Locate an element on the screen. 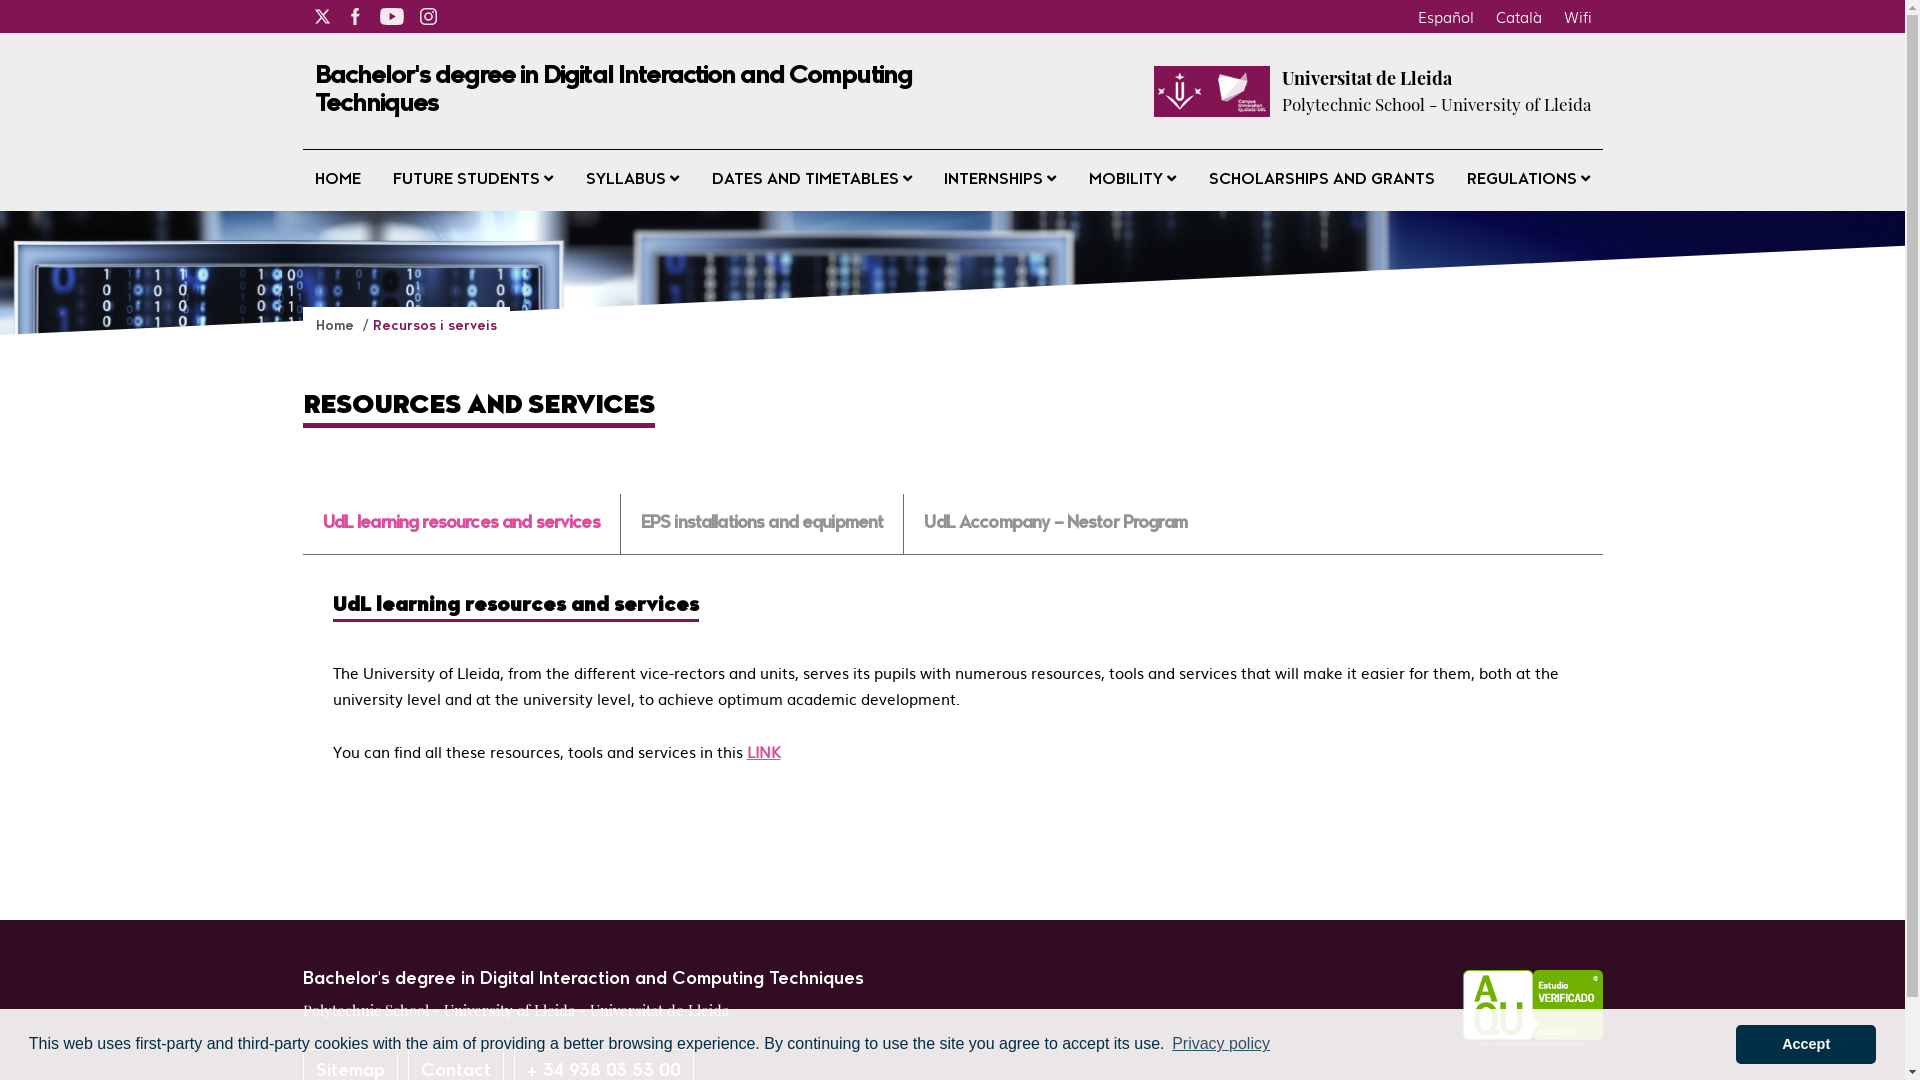 Image resolution: width=1920 pixels, height=1080 pixels. 'SCHOLARSHIPS AND GRANTS' is located at coordinates (1196, 180).